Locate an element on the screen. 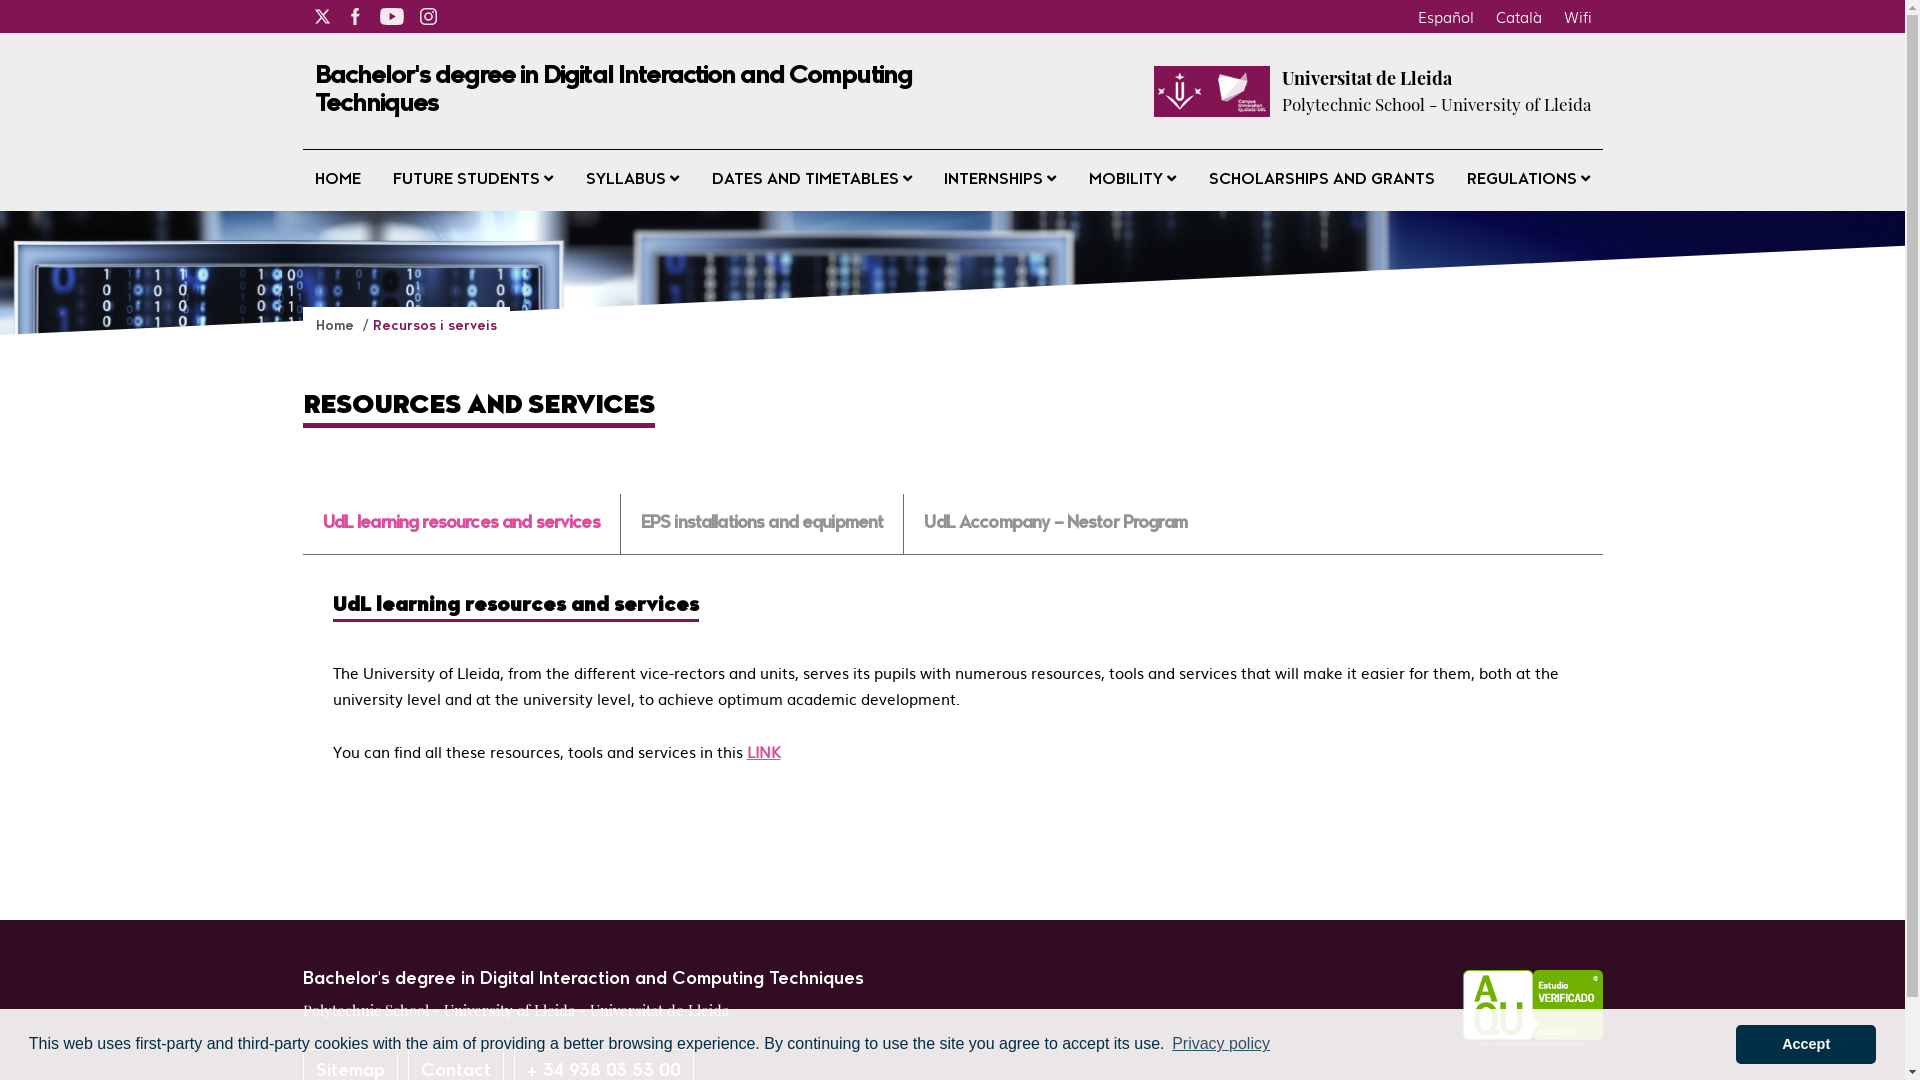 Image resolution: width=1920 pixels, height=1080 pixels. 'SCHOLARSHIPS AND GRANTS' is located at coordinates (1196, 180).